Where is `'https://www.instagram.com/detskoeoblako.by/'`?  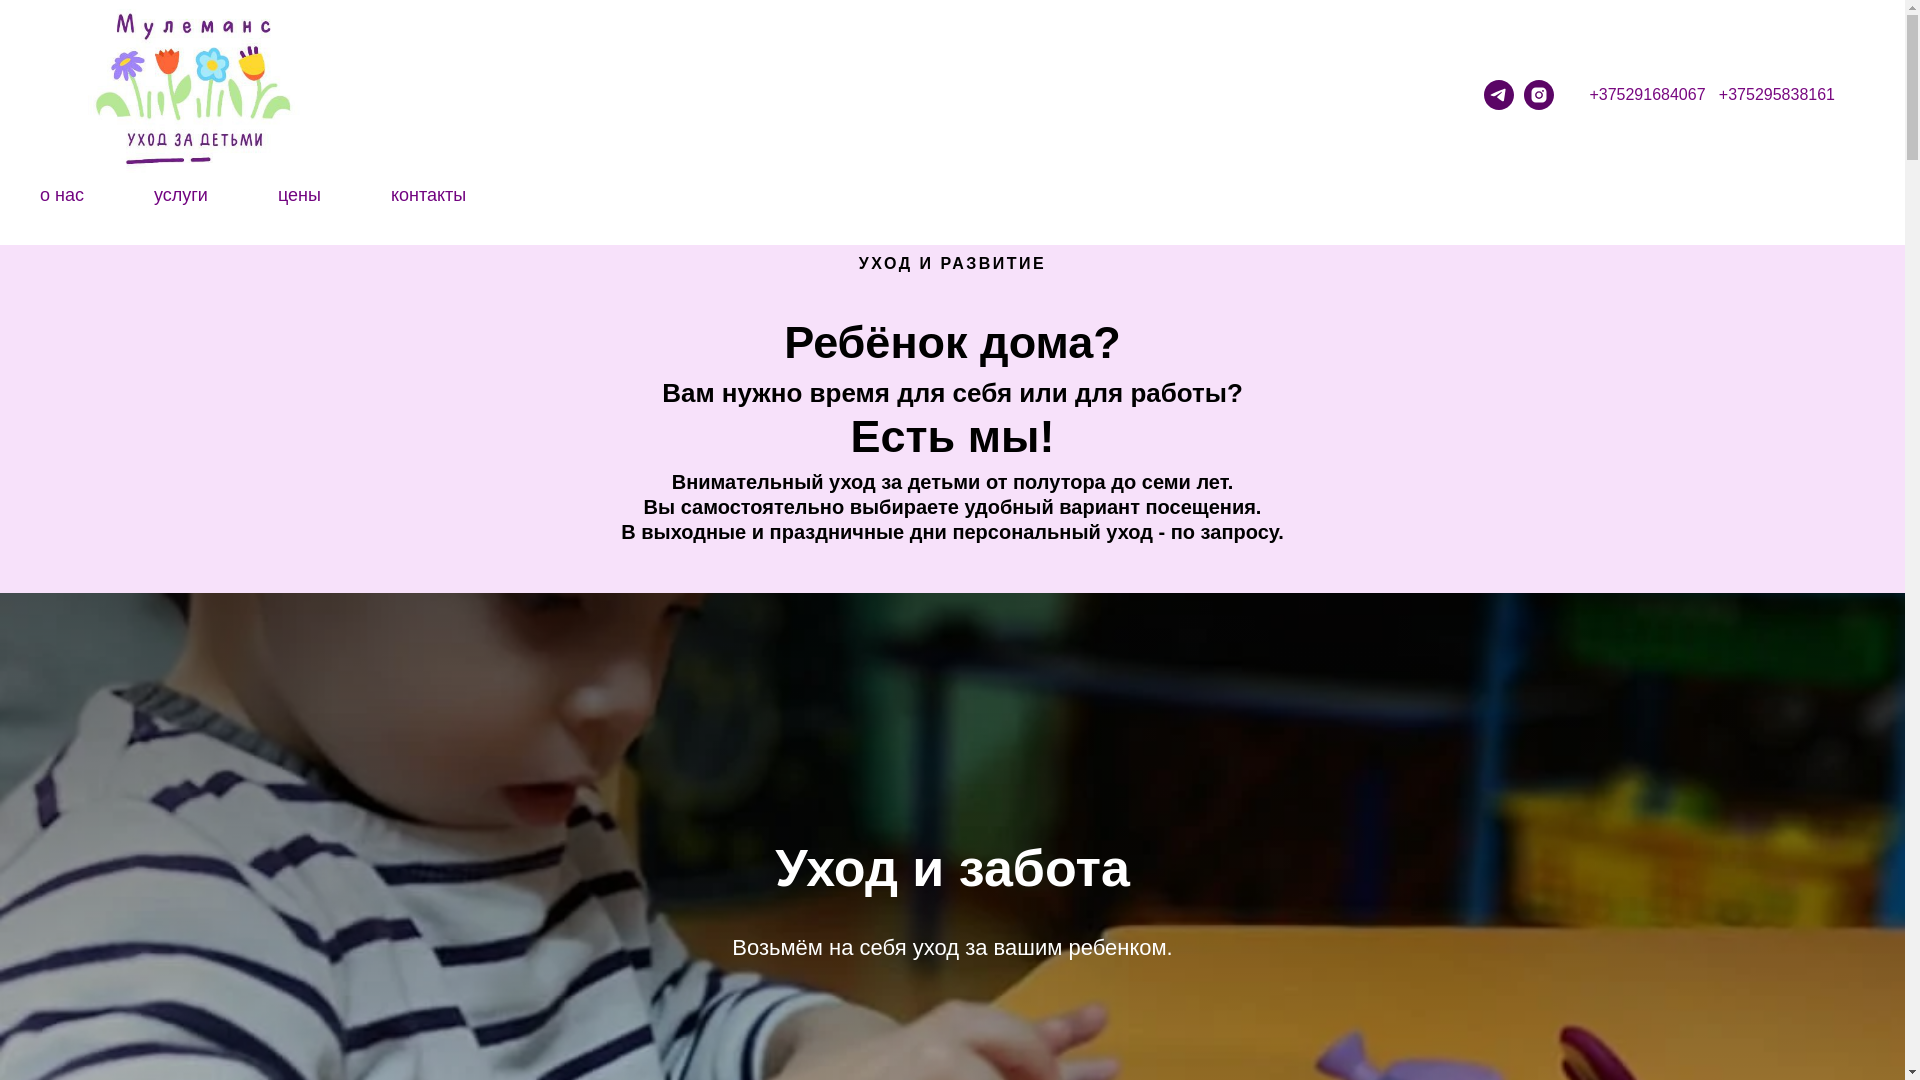 'https://www.instagram.com/detskoeoblako.by/' is located at coordinates (1538, 95).